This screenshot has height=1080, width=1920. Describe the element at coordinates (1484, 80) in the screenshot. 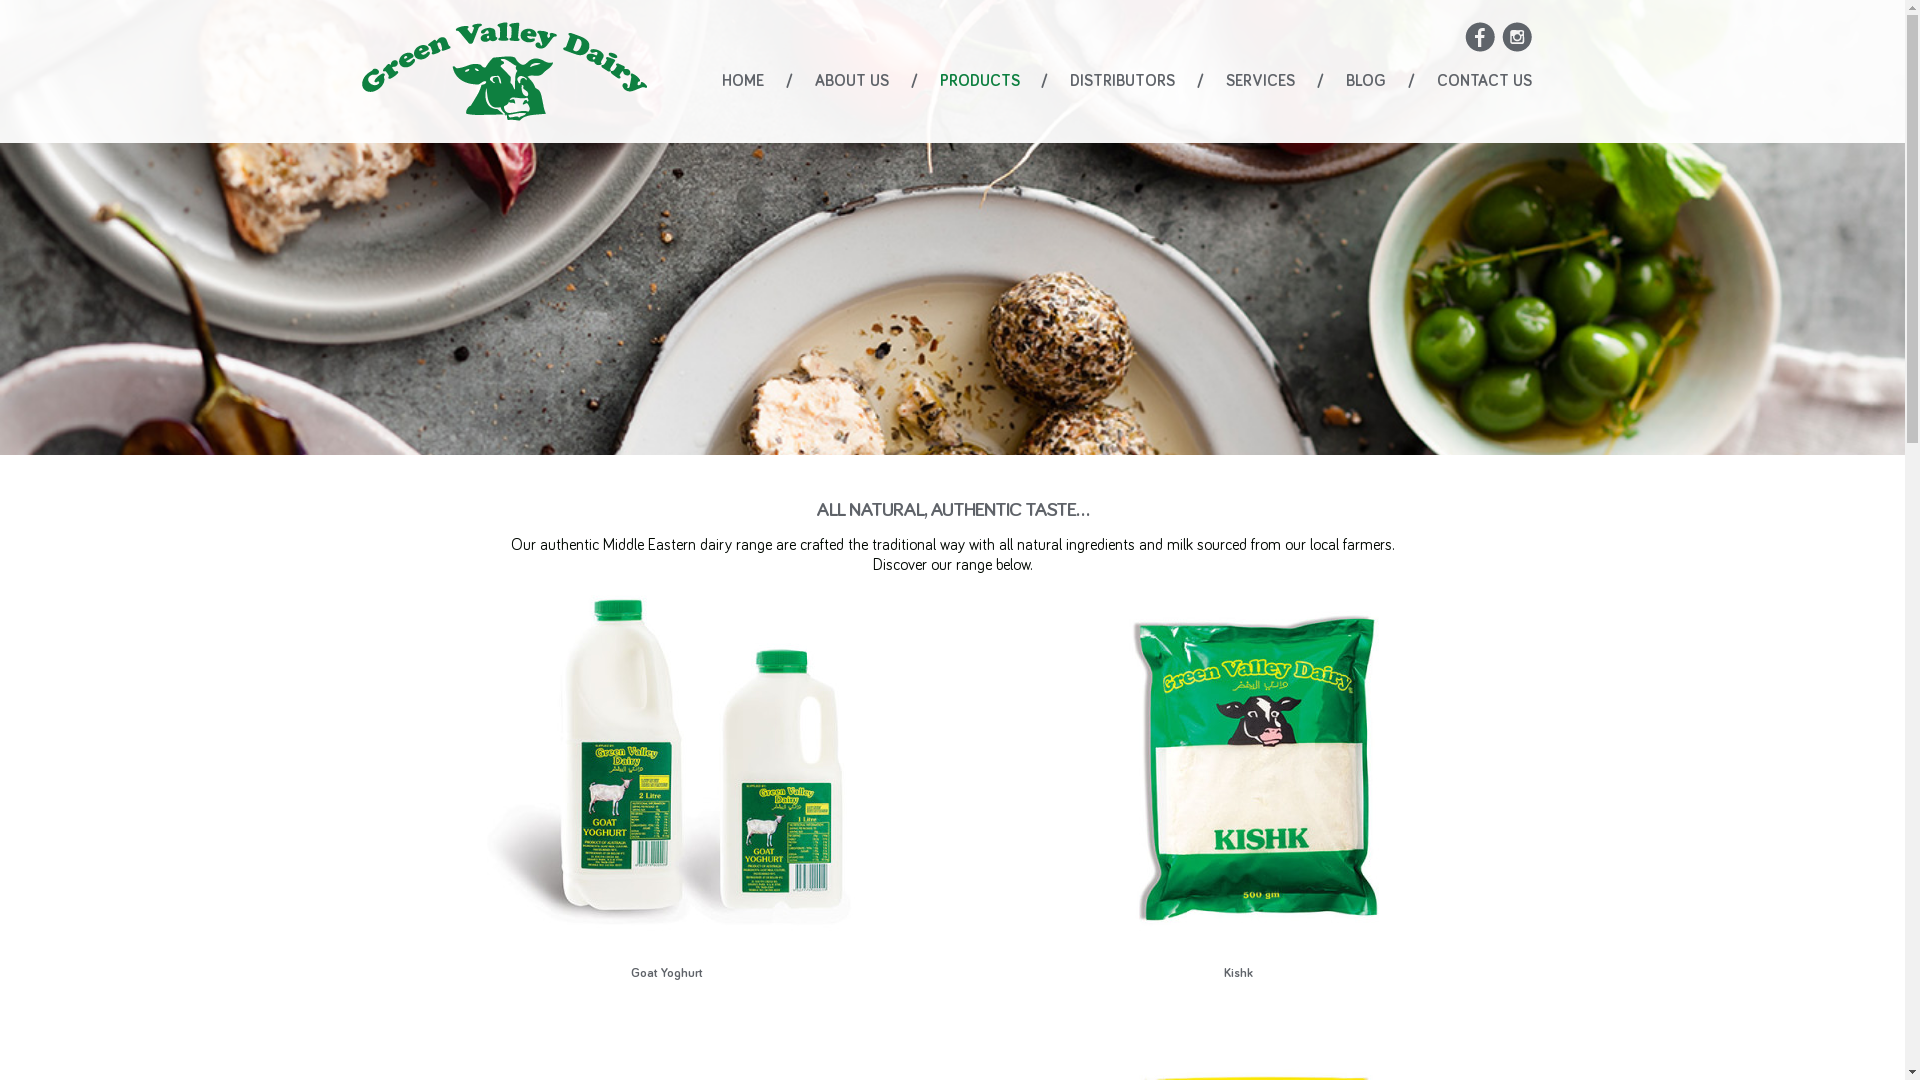

I see `'CONTACT US'` at that location.